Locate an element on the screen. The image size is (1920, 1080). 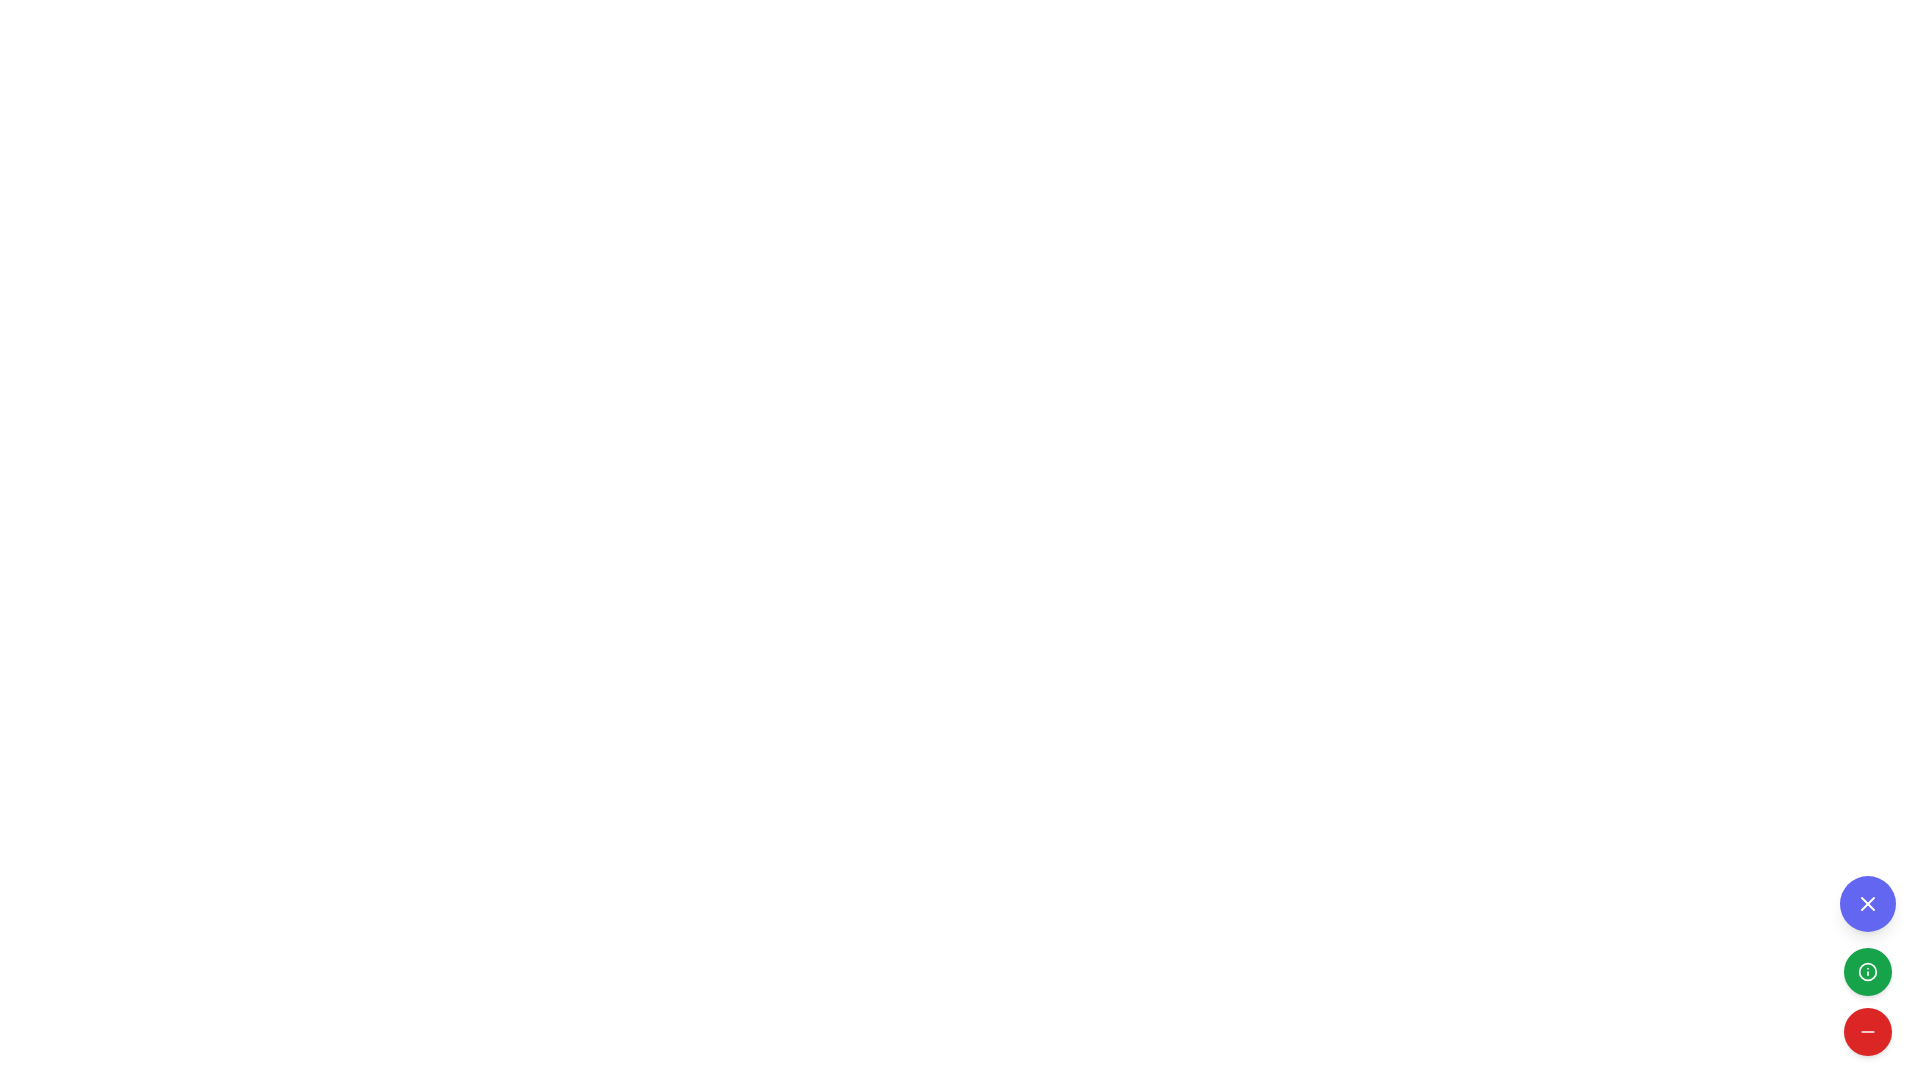
the circular button with a purple background and a white 'X' icon located at the bottom-right corner of the interface is located at coordinates (1866, 903).